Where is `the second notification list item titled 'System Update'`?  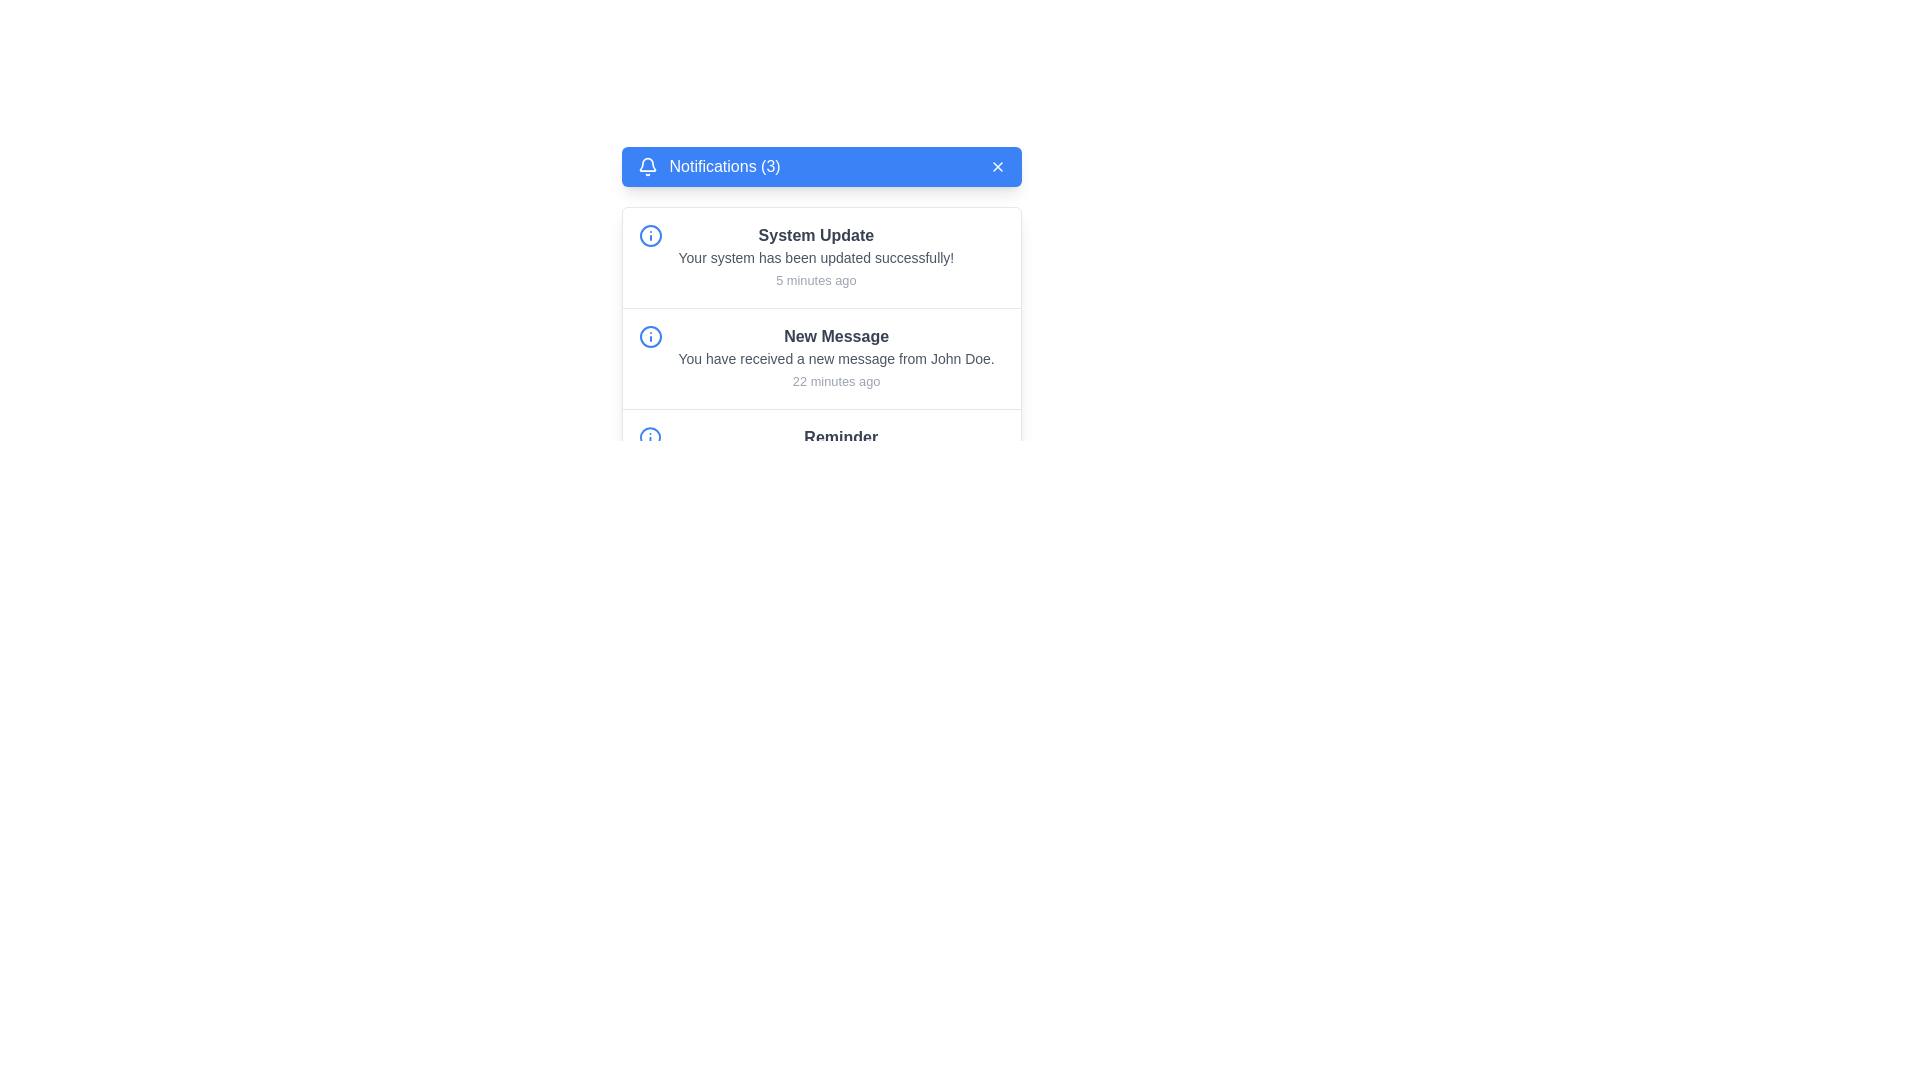 the second notification list item titled 'System Update' is located at coordinates (816, 257).